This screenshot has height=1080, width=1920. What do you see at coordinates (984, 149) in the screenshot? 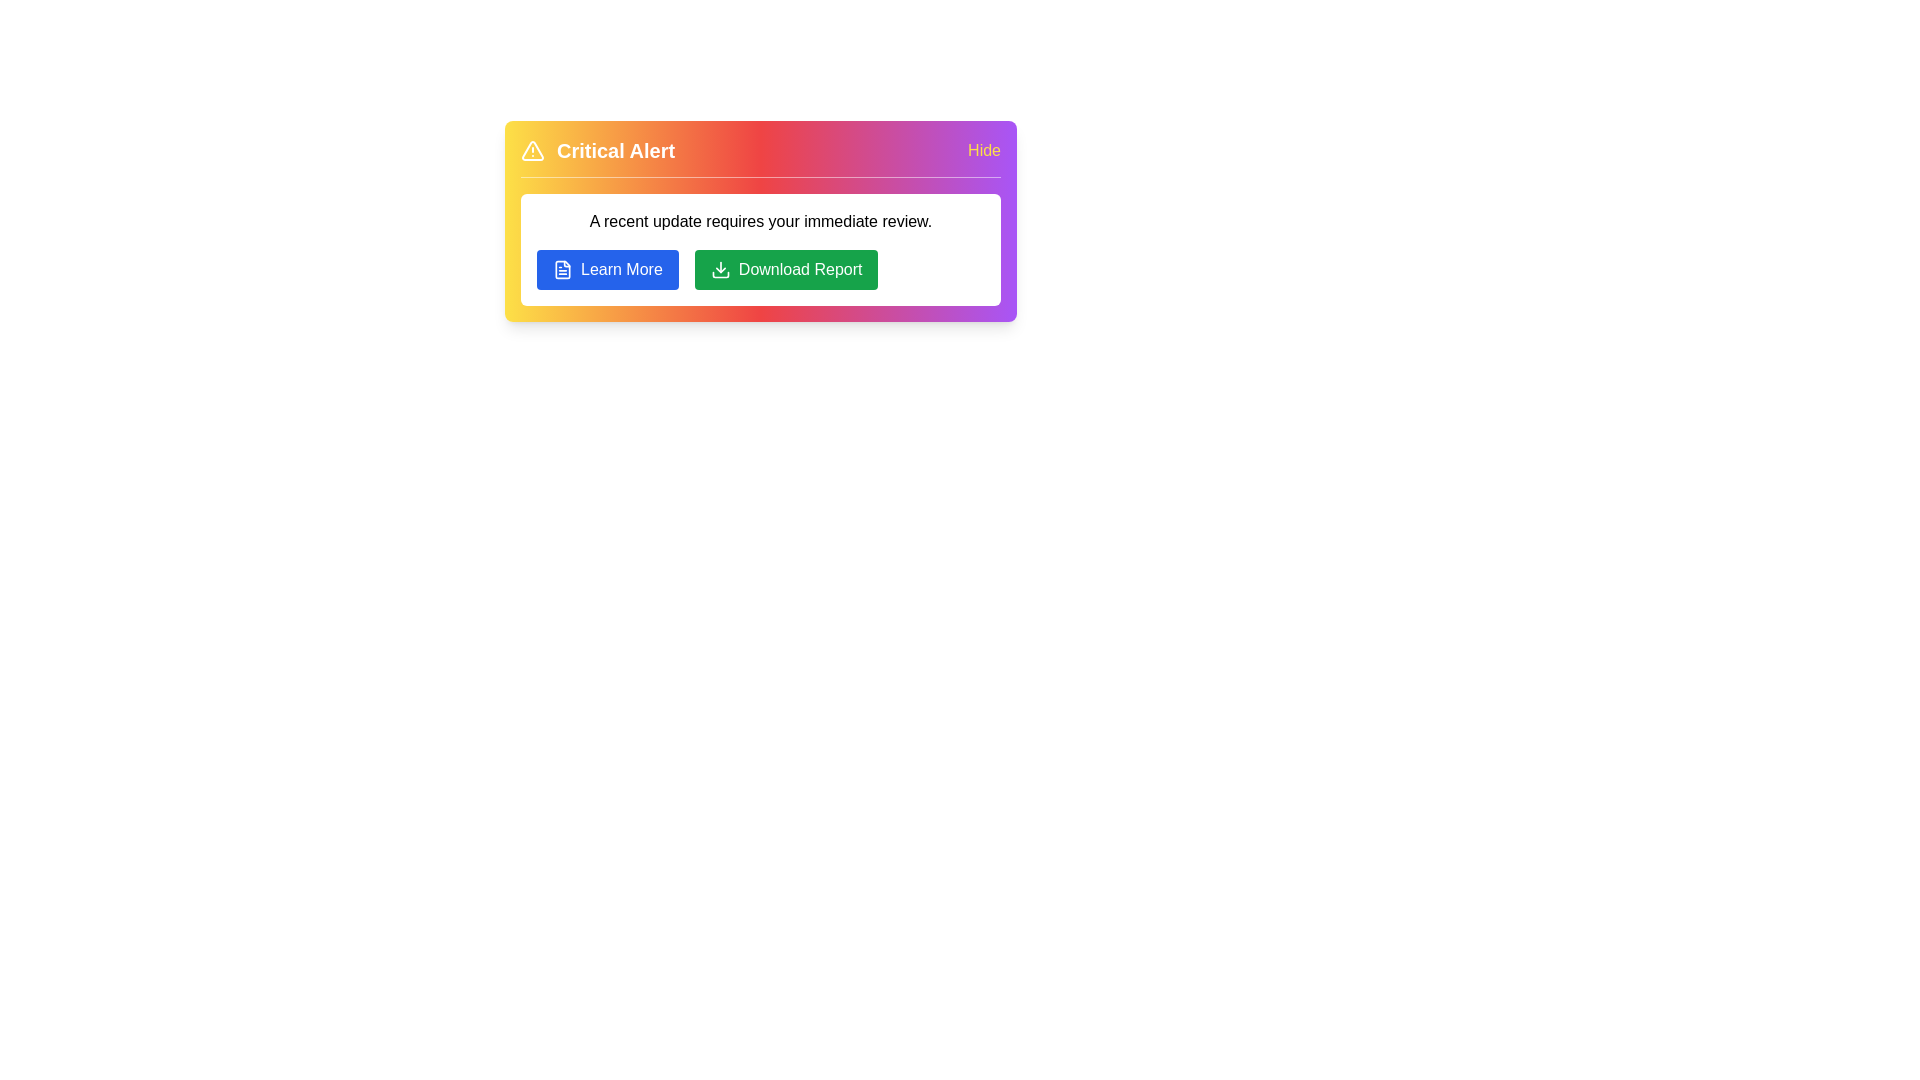
I see `the 'Hide' button to toggle the visibility of the details panel` at bounding box center [984, 149].